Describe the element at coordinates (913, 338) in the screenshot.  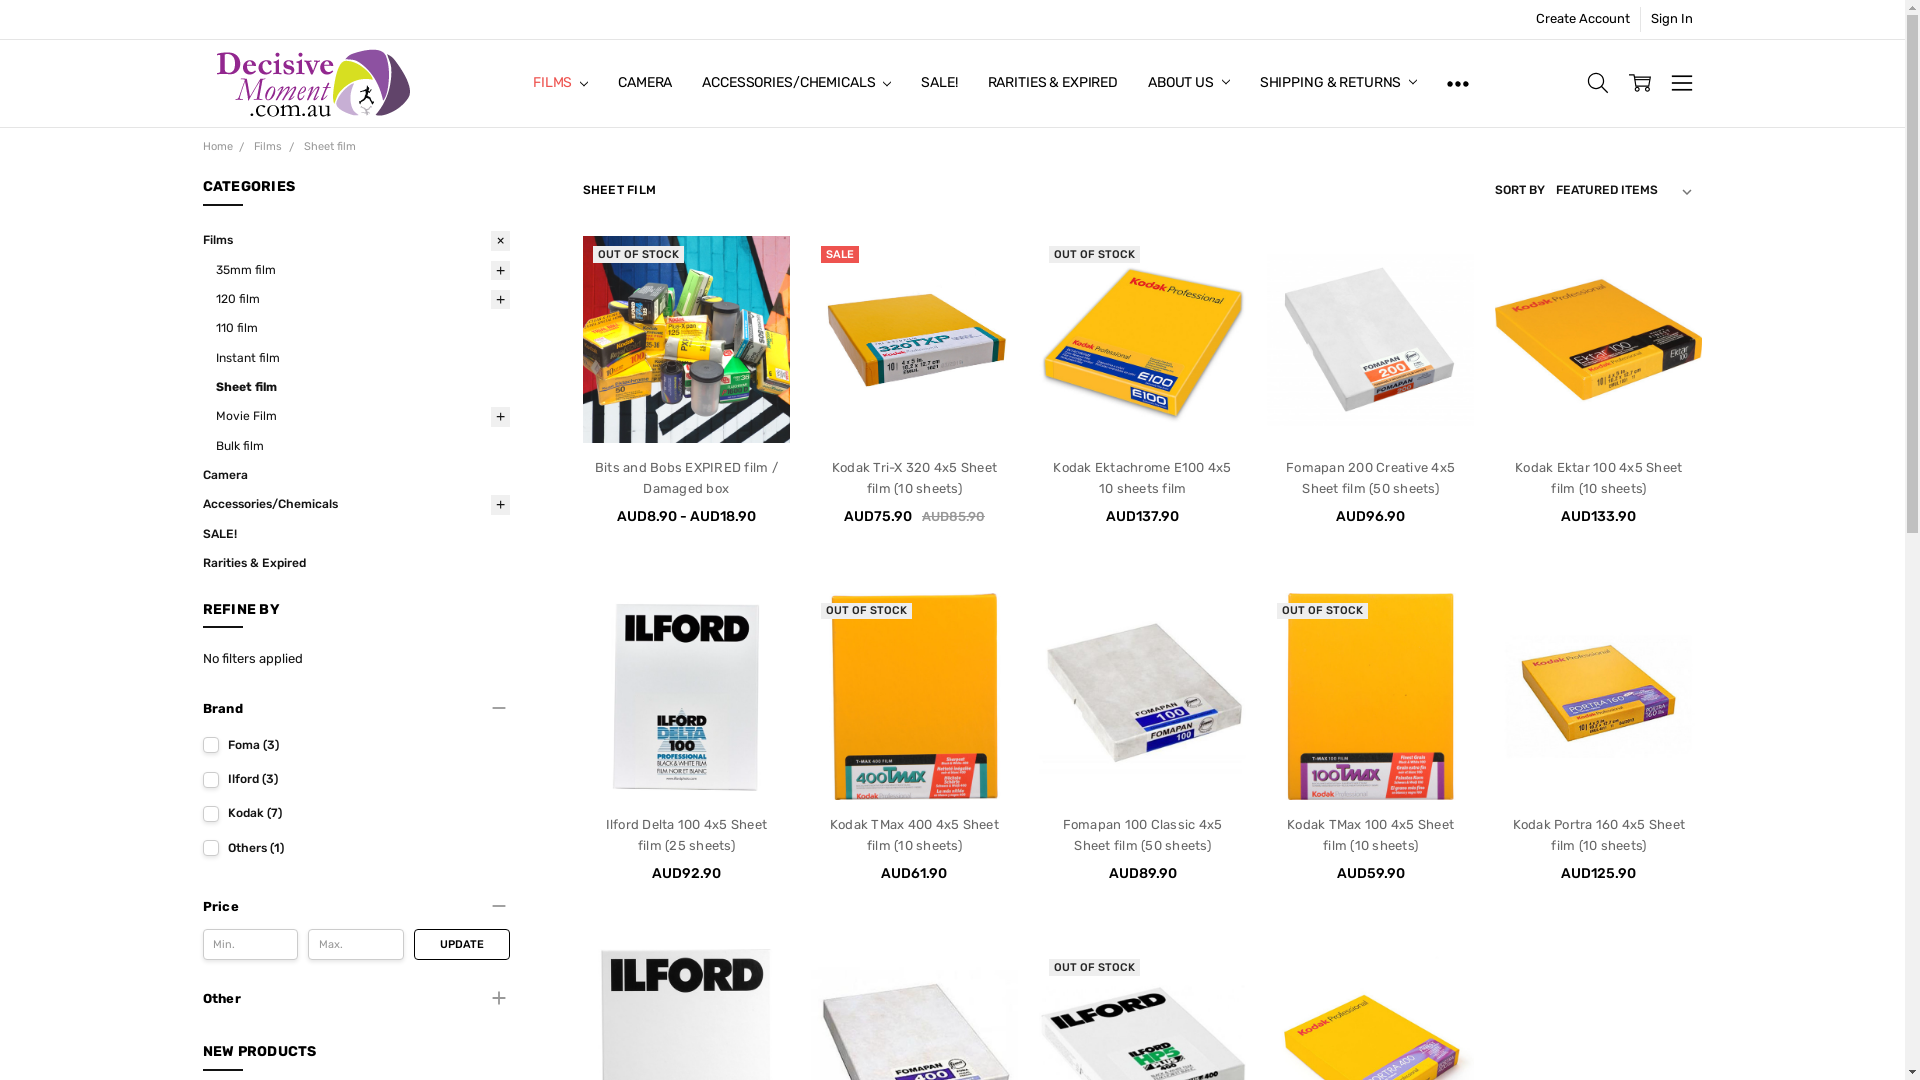
I see `'Kodak Tri-X 320 4x5 Sheet film (10 sheets)'` at that location.